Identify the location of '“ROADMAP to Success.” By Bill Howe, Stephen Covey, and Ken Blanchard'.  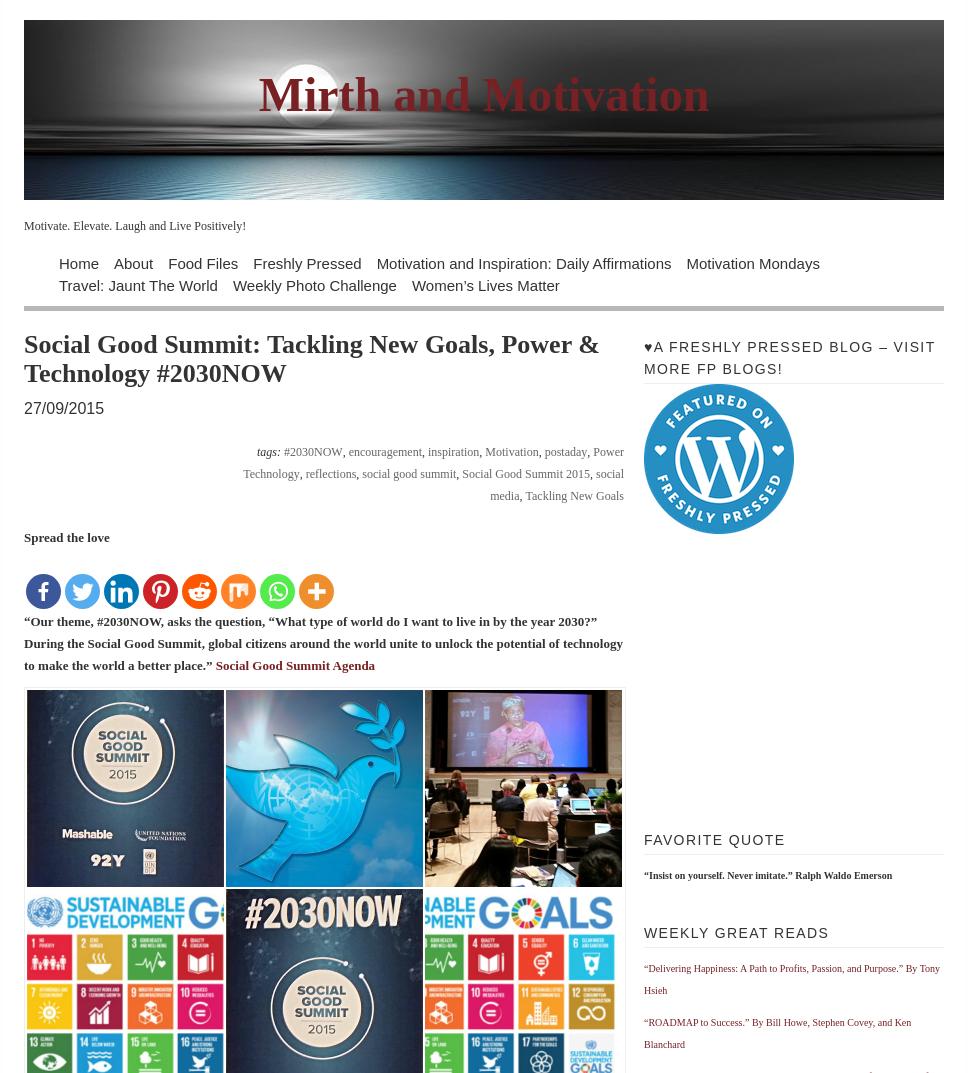
(776, 1033).